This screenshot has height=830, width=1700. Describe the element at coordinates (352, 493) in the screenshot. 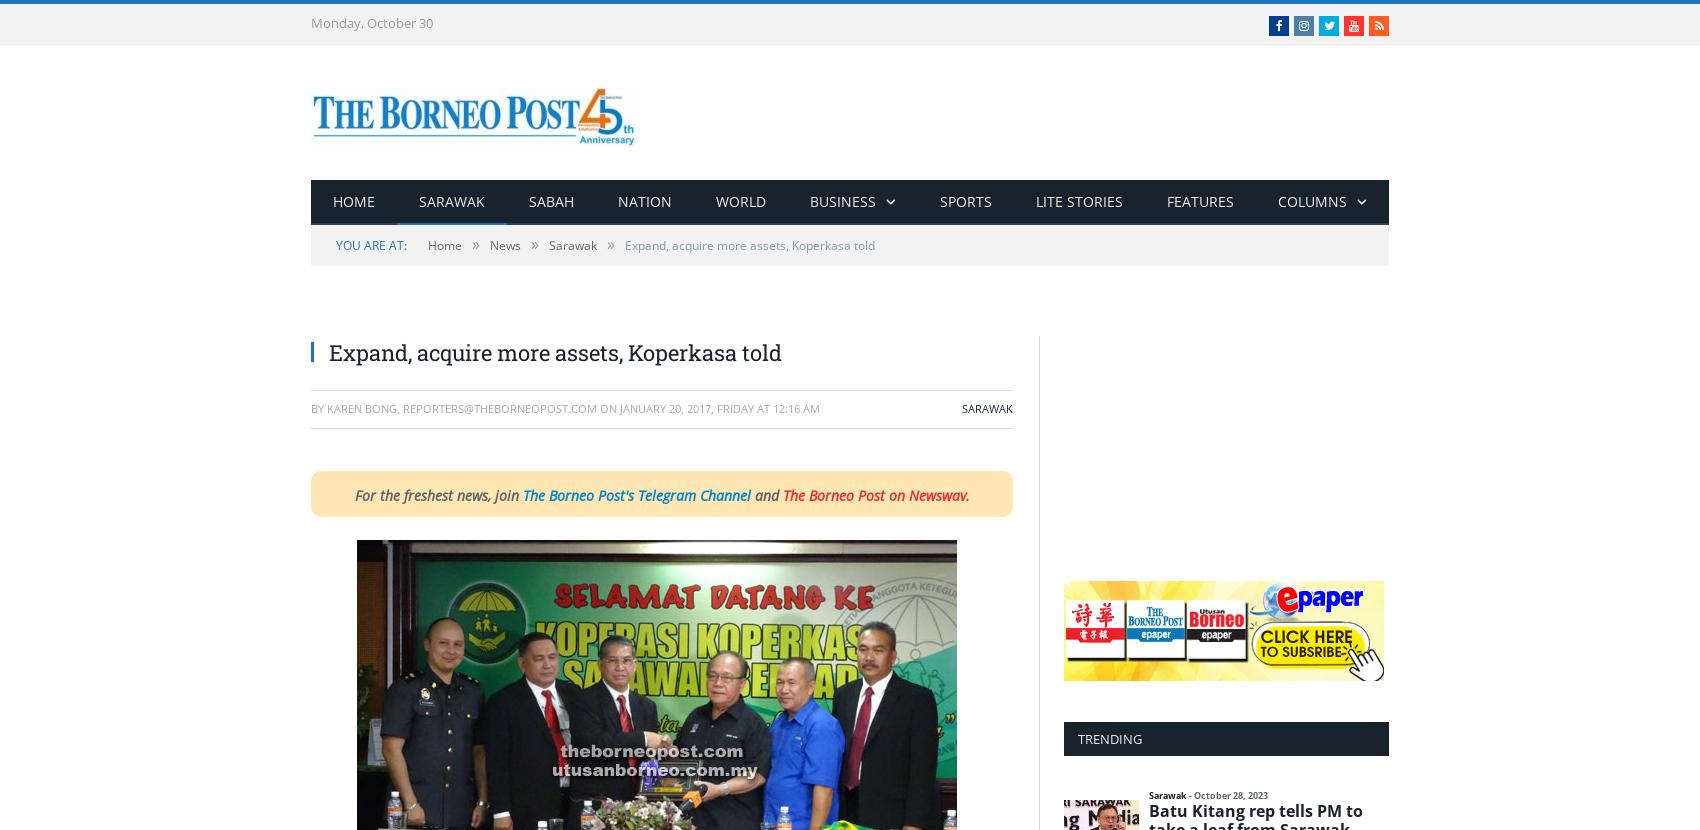

I see `'For the freshest news, join'` at that location.